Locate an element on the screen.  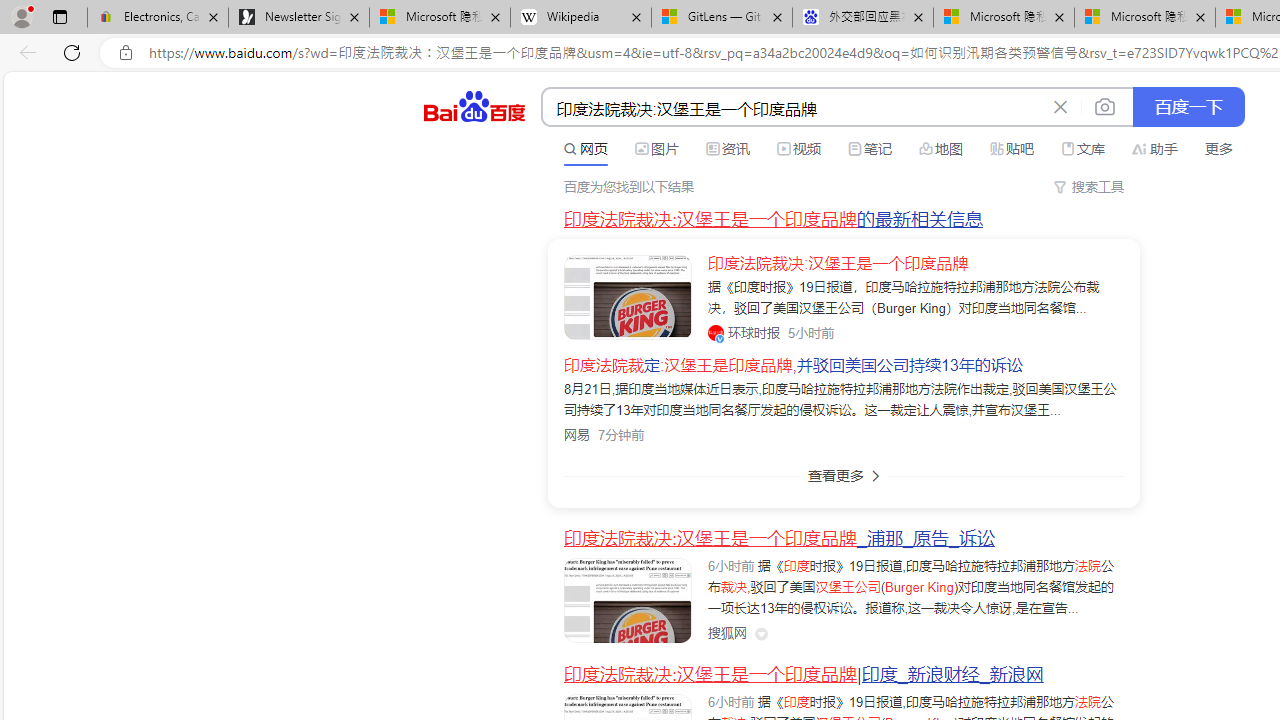
'Electronics, Cars, Fashion, Collectibles & More | eBay' is located at coordinates (157, 17).